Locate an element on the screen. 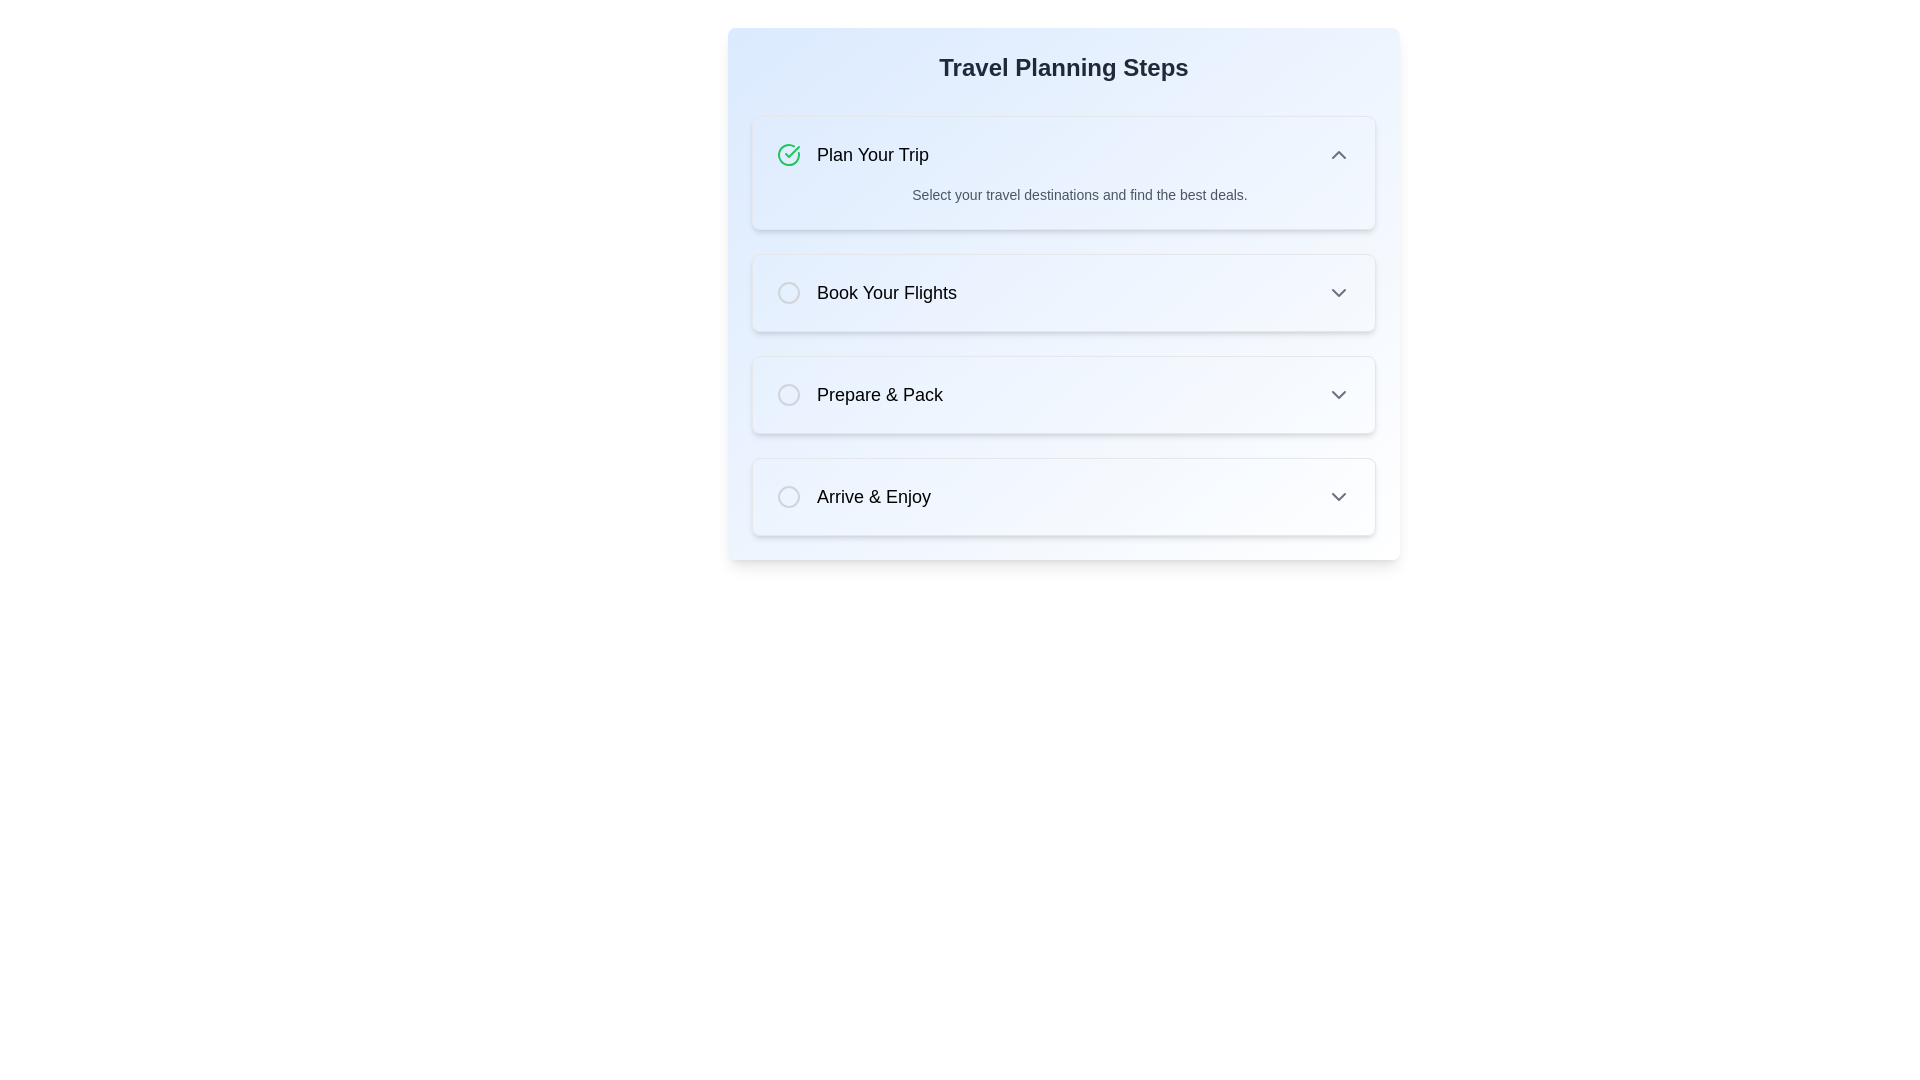  the List item labeled 'Arrive & Enjoy' in the 'Travel Planning Steps' section is located at coordinates (1063, 496).